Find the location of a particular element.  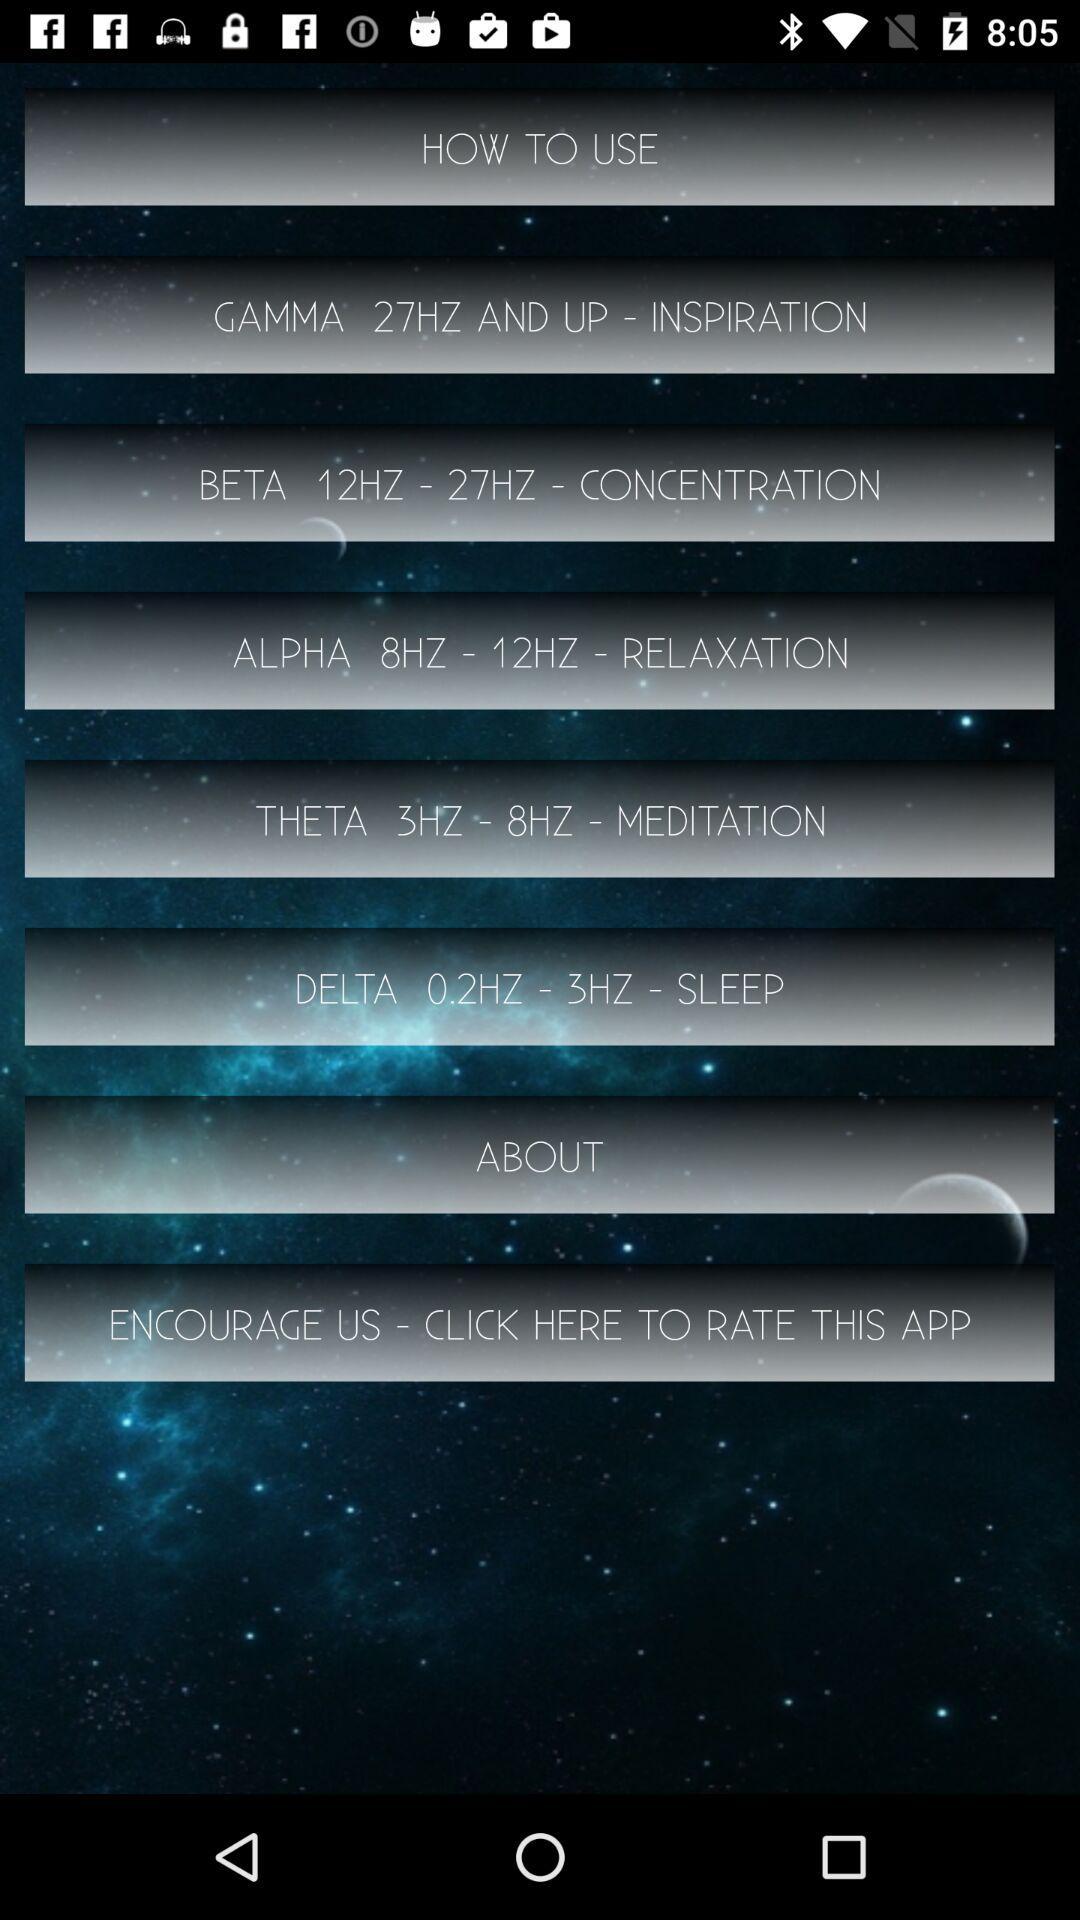

the icon below theta 3hz 8hz icon is located at coordinates (540, 987).